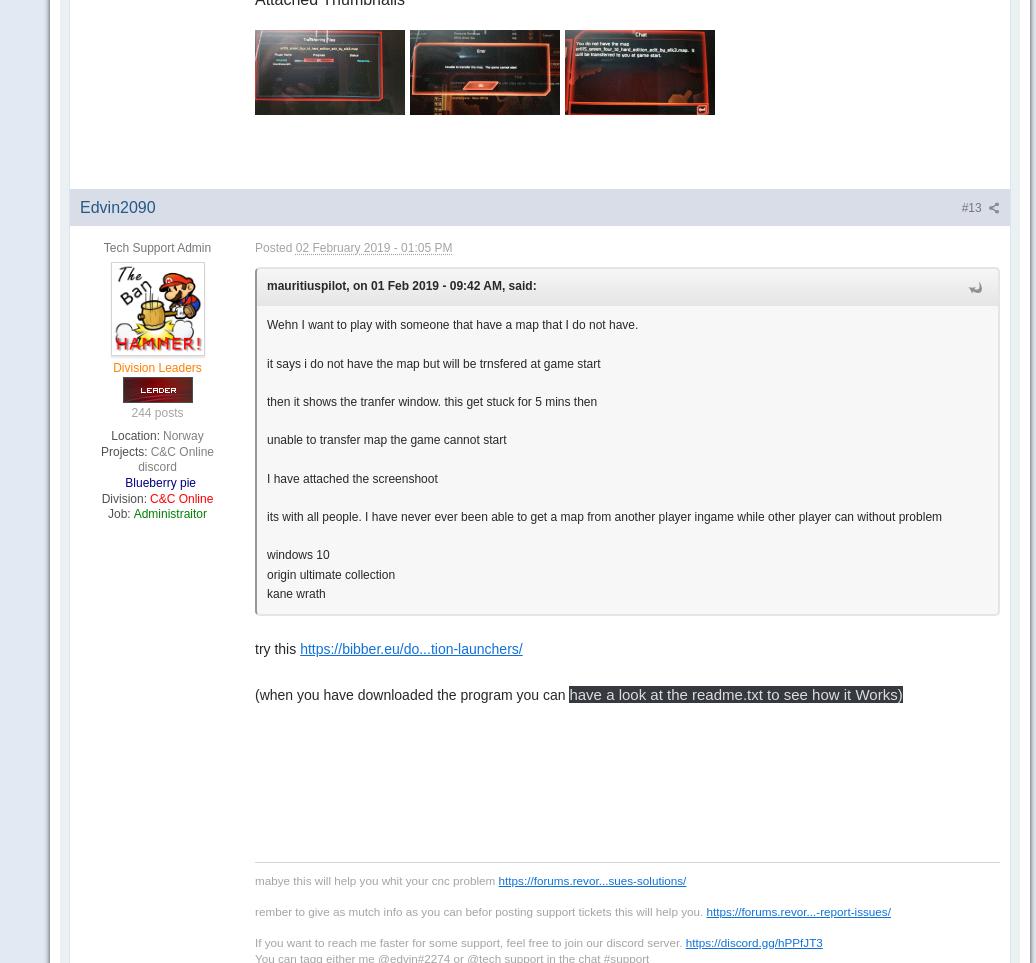 This screenshot has width=1036, height=963. I want to click on 'Job:', so click(118, 513).